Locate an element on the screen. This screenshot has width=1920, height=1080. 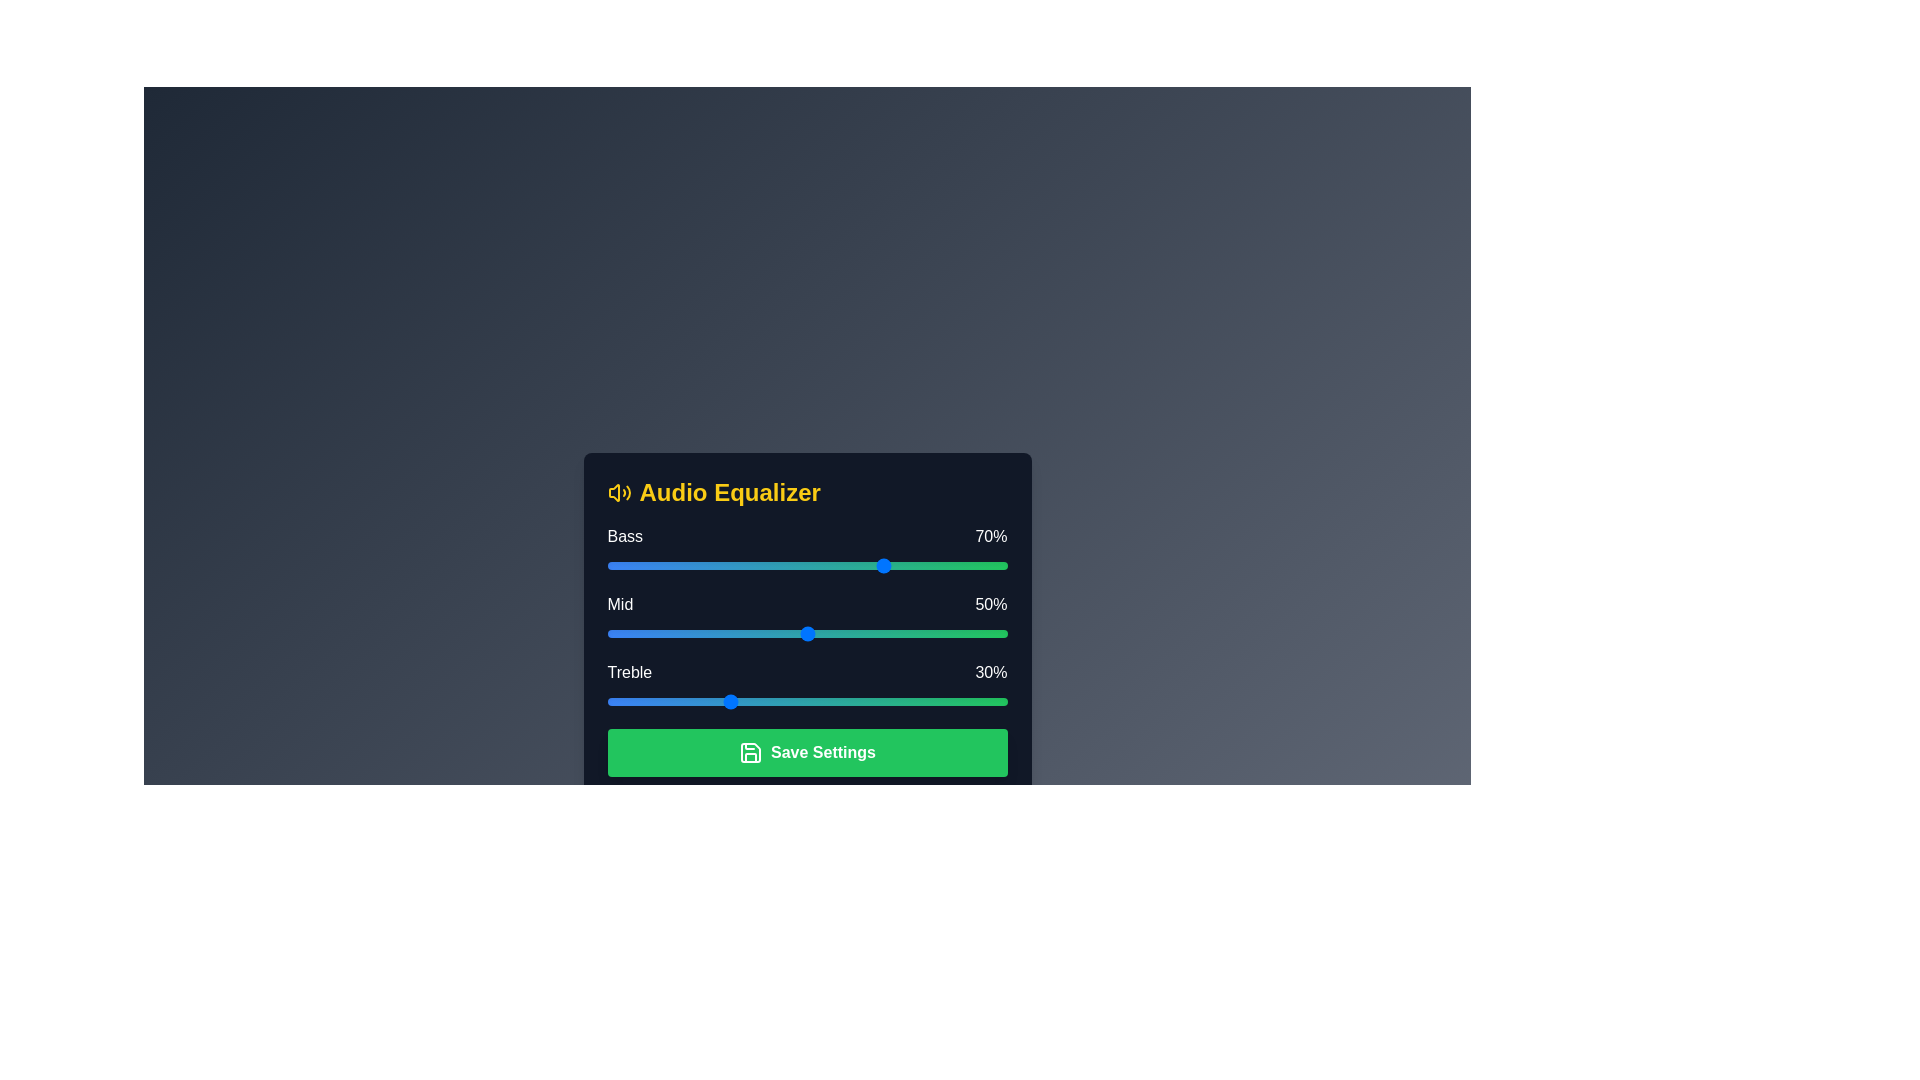
the 1 slider to 5% and observe the visual feedback is located at coordinates (626, 633).